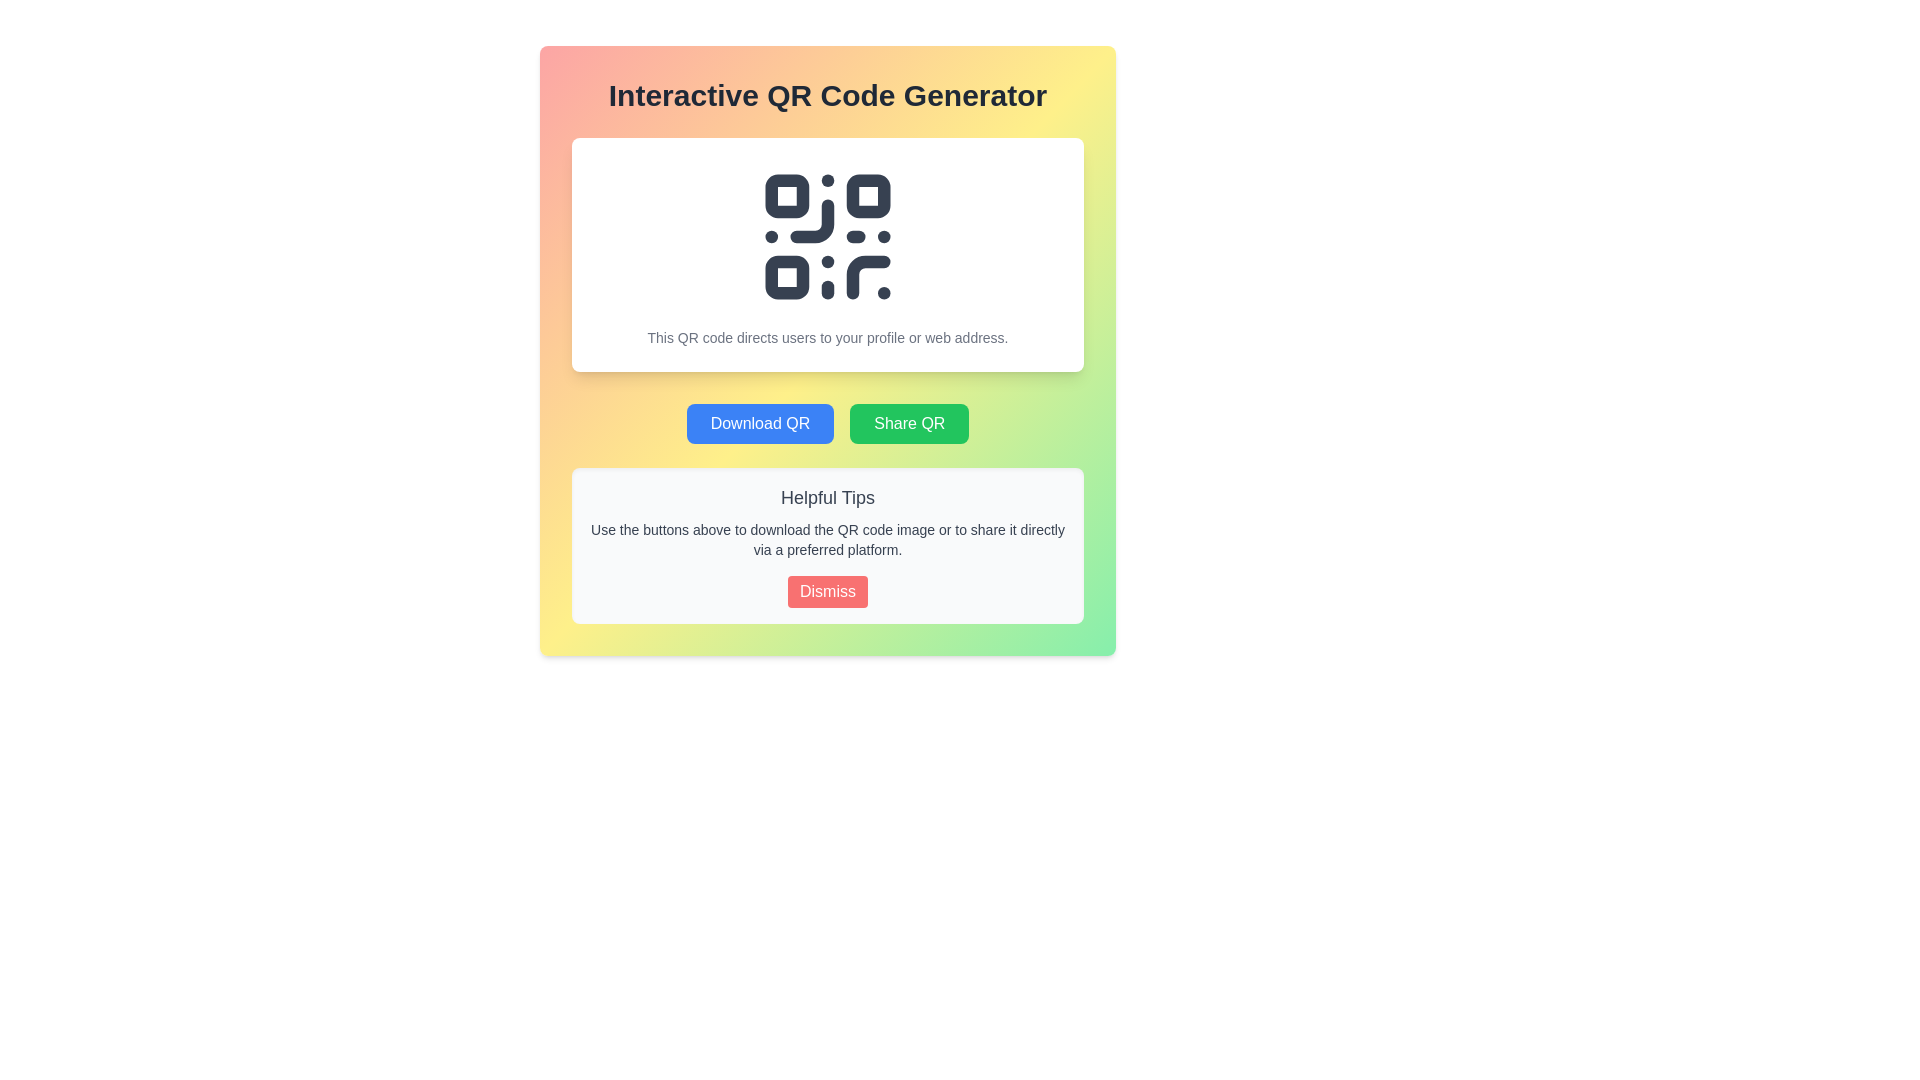 The height and width of the screenshot is (1080, 1920). Describe the element at coordinates (759, 423) in the screenshot. I see `the download button located at the bottom of the QR code display area to download the QR code as an image file` at that location.